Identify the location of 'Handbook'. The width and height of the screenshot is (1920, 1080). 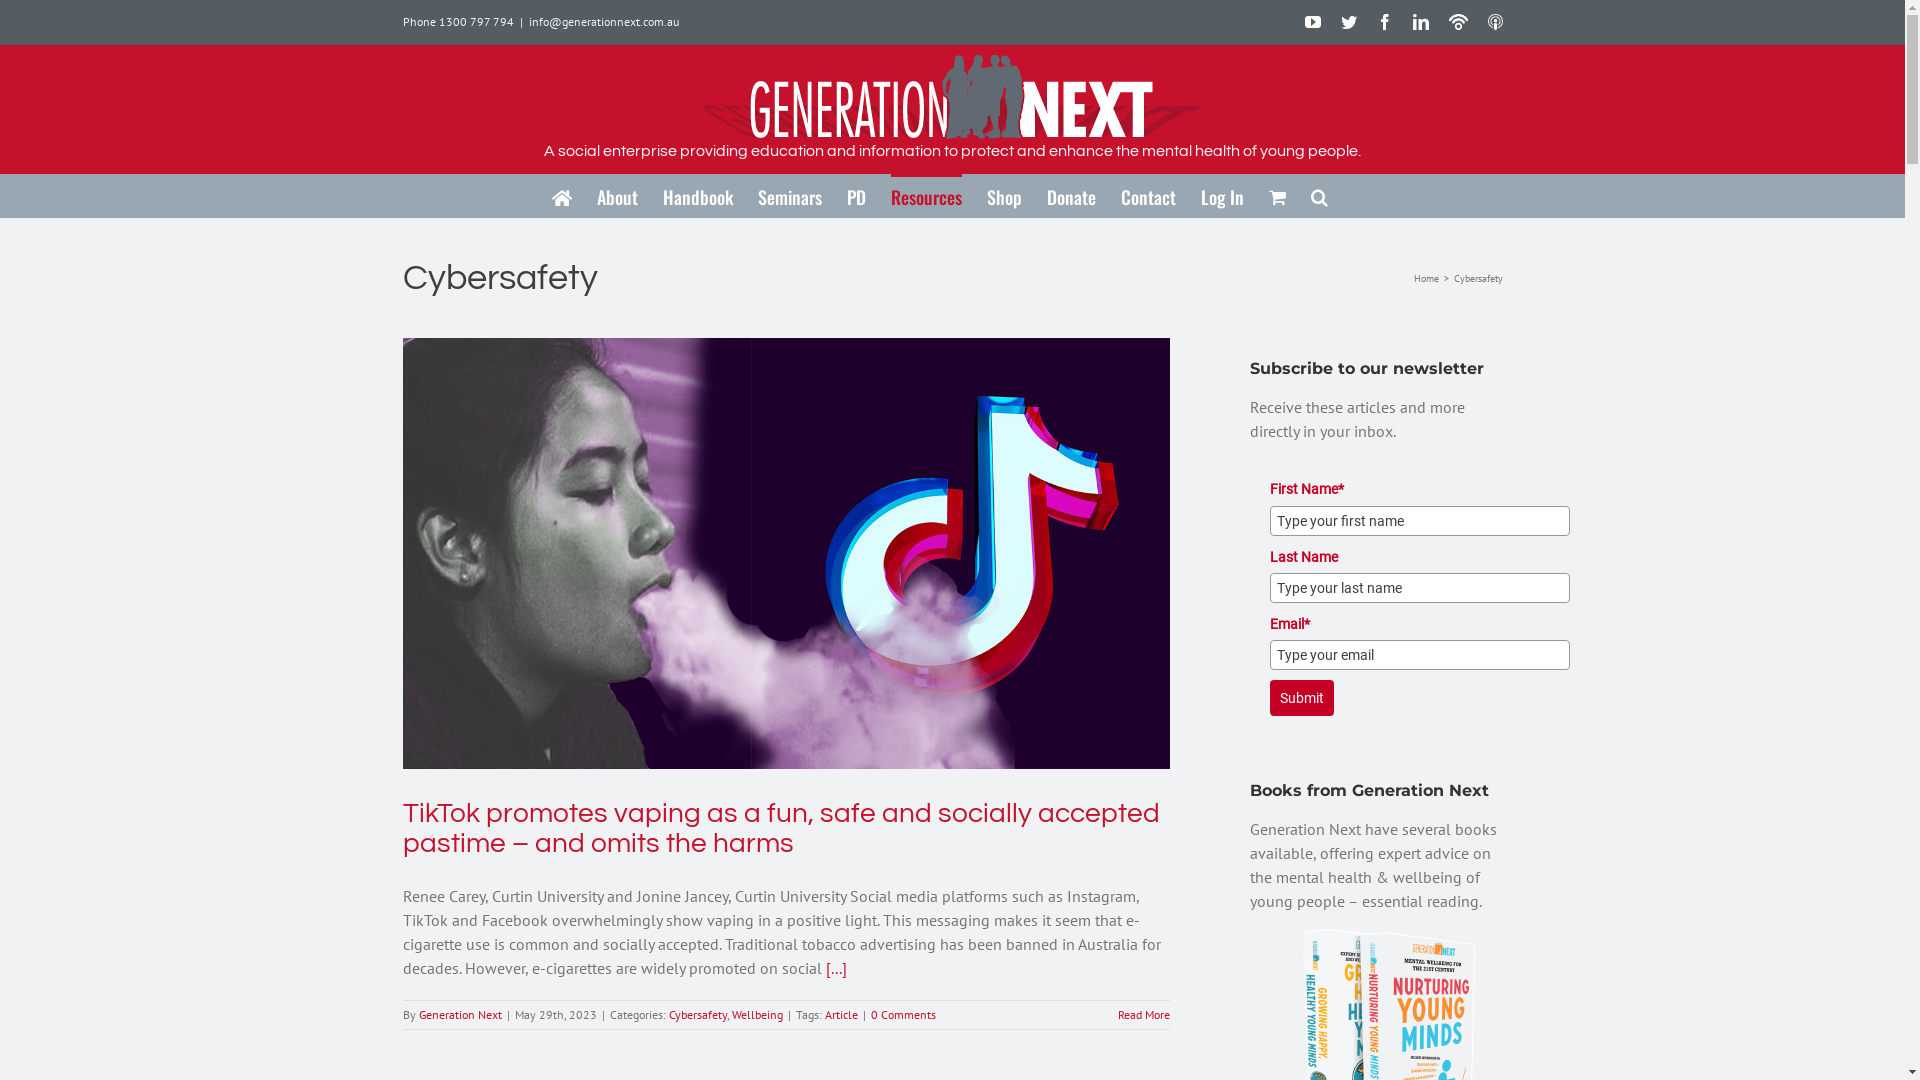
(697, 195).